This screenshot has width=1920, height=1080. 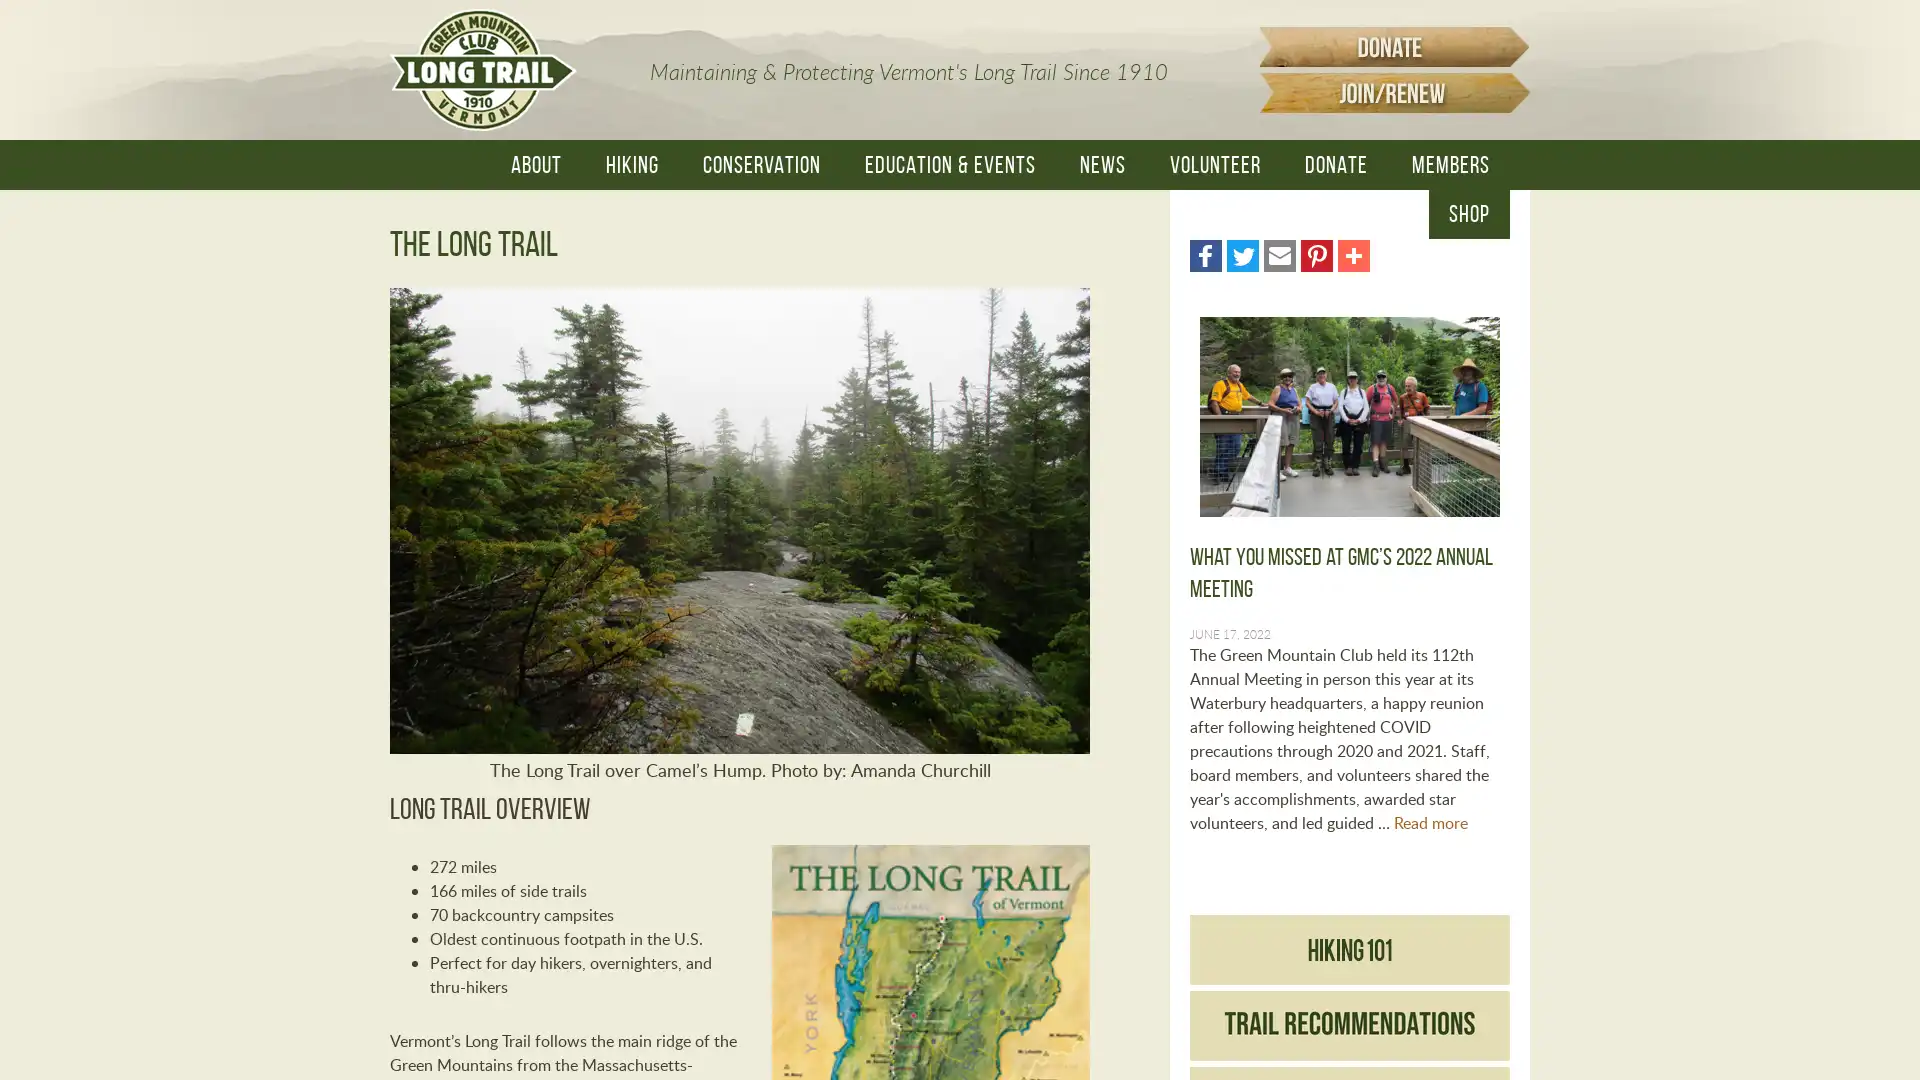 What do you see at coordinates (1353, 254) in the screenshot?
I see `Share to More` at bounding box center [1353, 254].